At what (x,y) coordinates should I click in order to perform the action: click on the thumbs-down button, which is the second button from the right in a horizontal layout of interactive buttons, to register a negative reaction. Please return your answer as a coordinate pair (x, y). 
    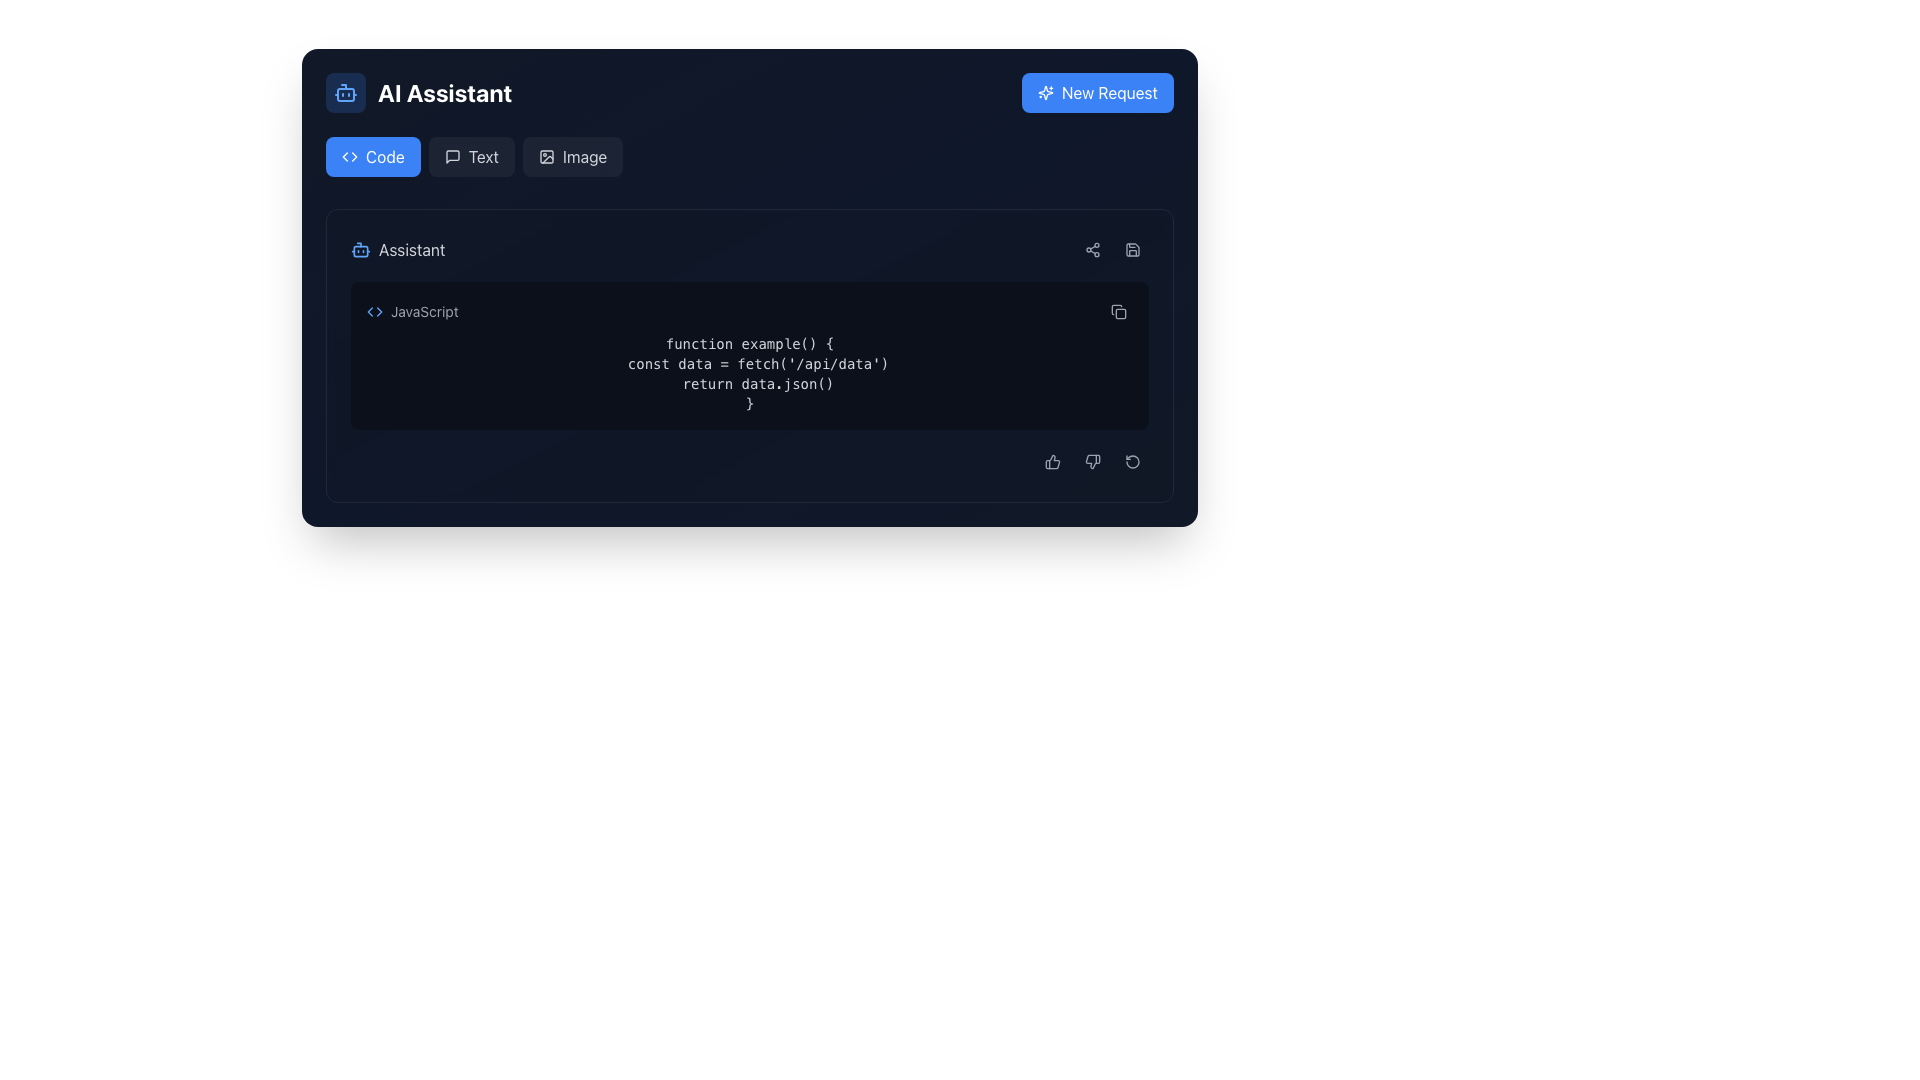
    Looking at the image, I should click on (1092, 462).